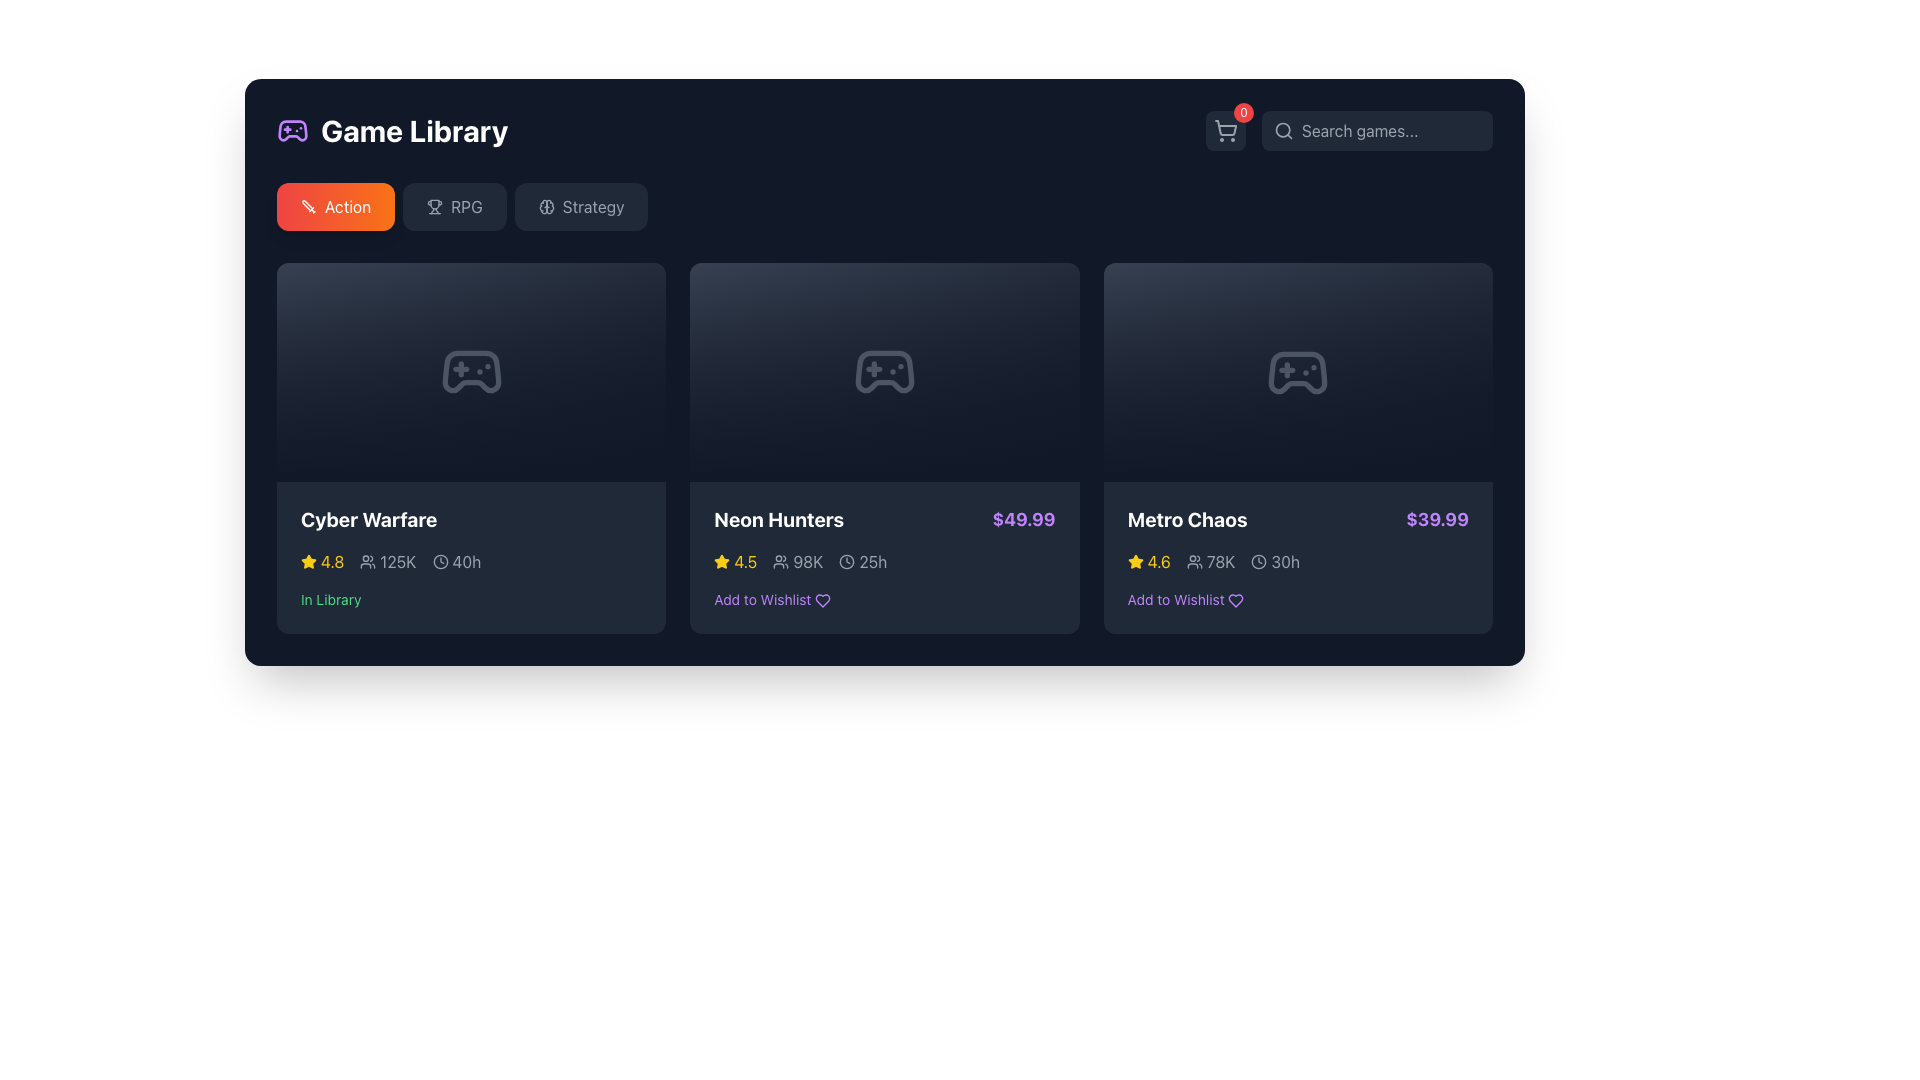  I want to click on the Text label displaying the approximate playtime or duration associated with the game, located in the middle card of three cards, so click(873, 562).